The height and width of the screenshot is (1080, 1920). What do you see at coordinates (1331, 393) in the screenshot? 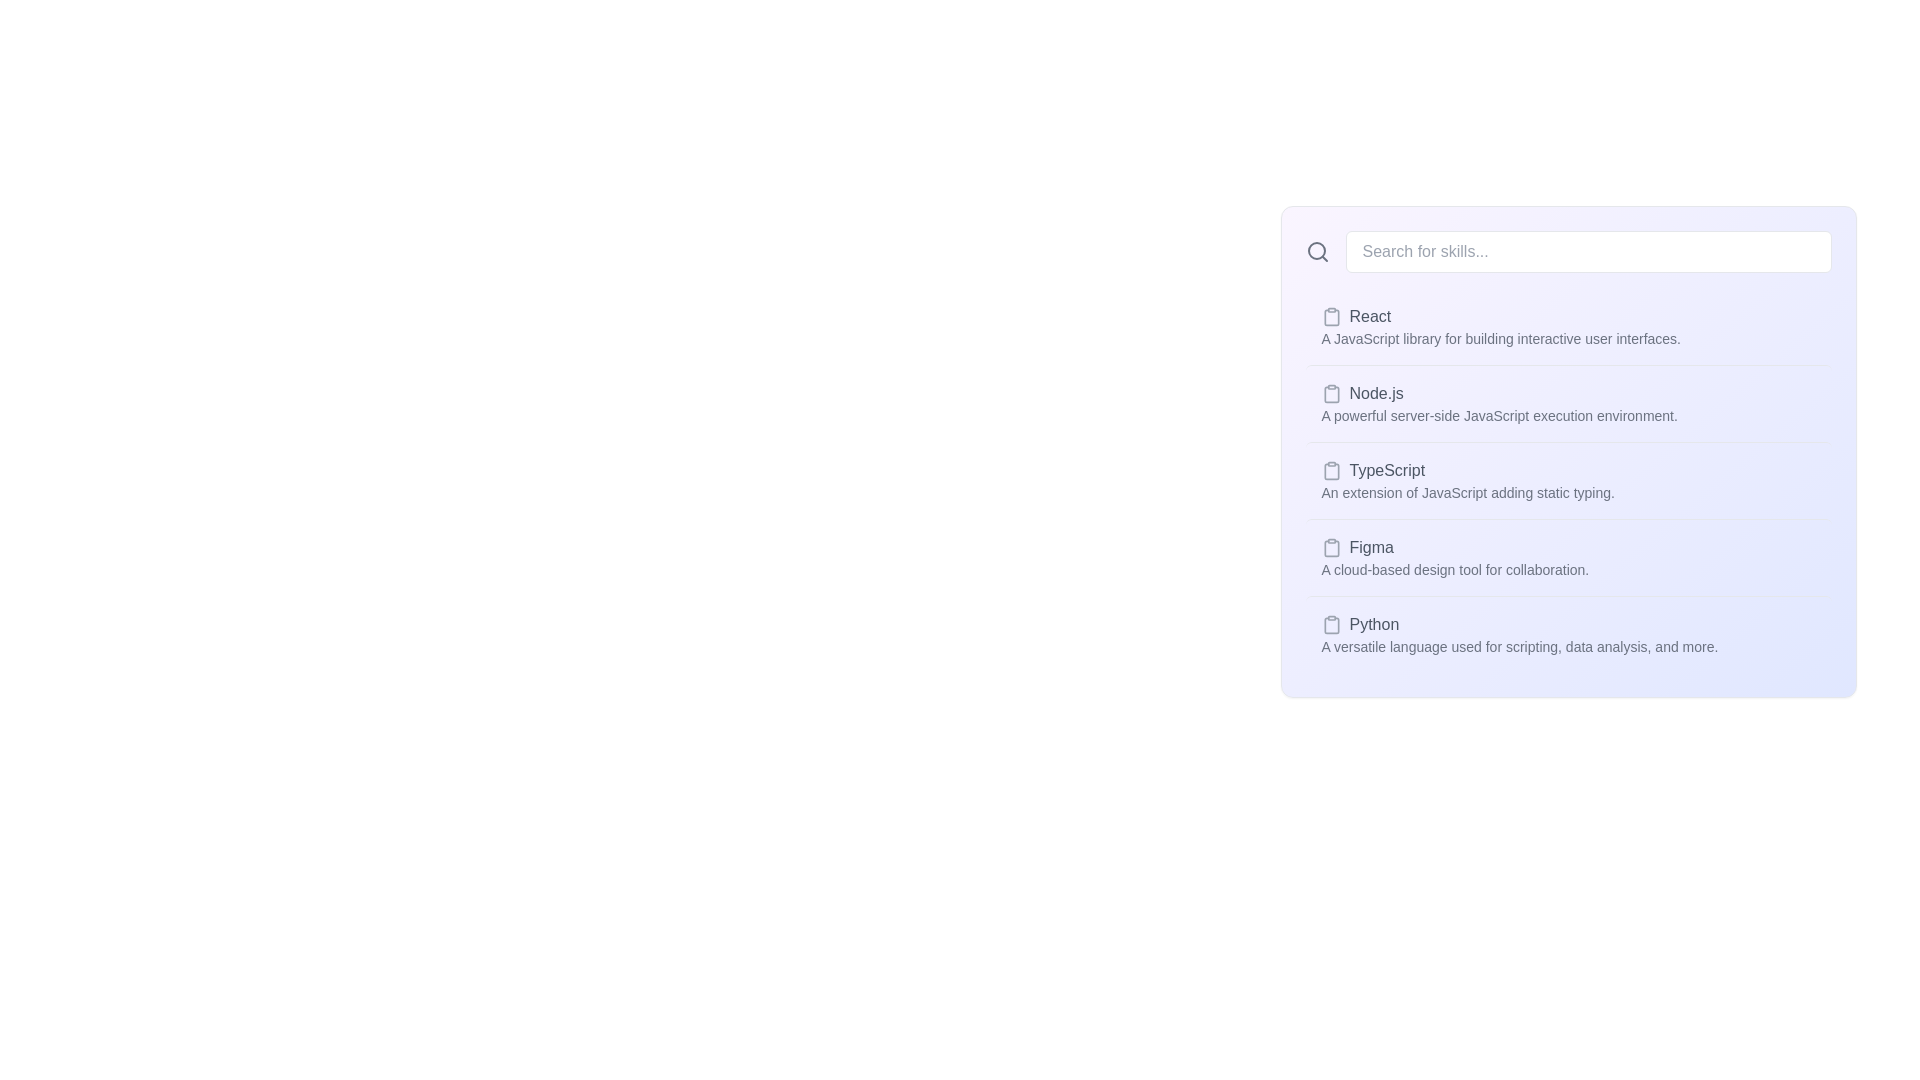
I see `the clipboard icon located to the left of the 'Node.js' text in the vertical list of skills, which is the second item in the list` at bounding box center [1331, 393].